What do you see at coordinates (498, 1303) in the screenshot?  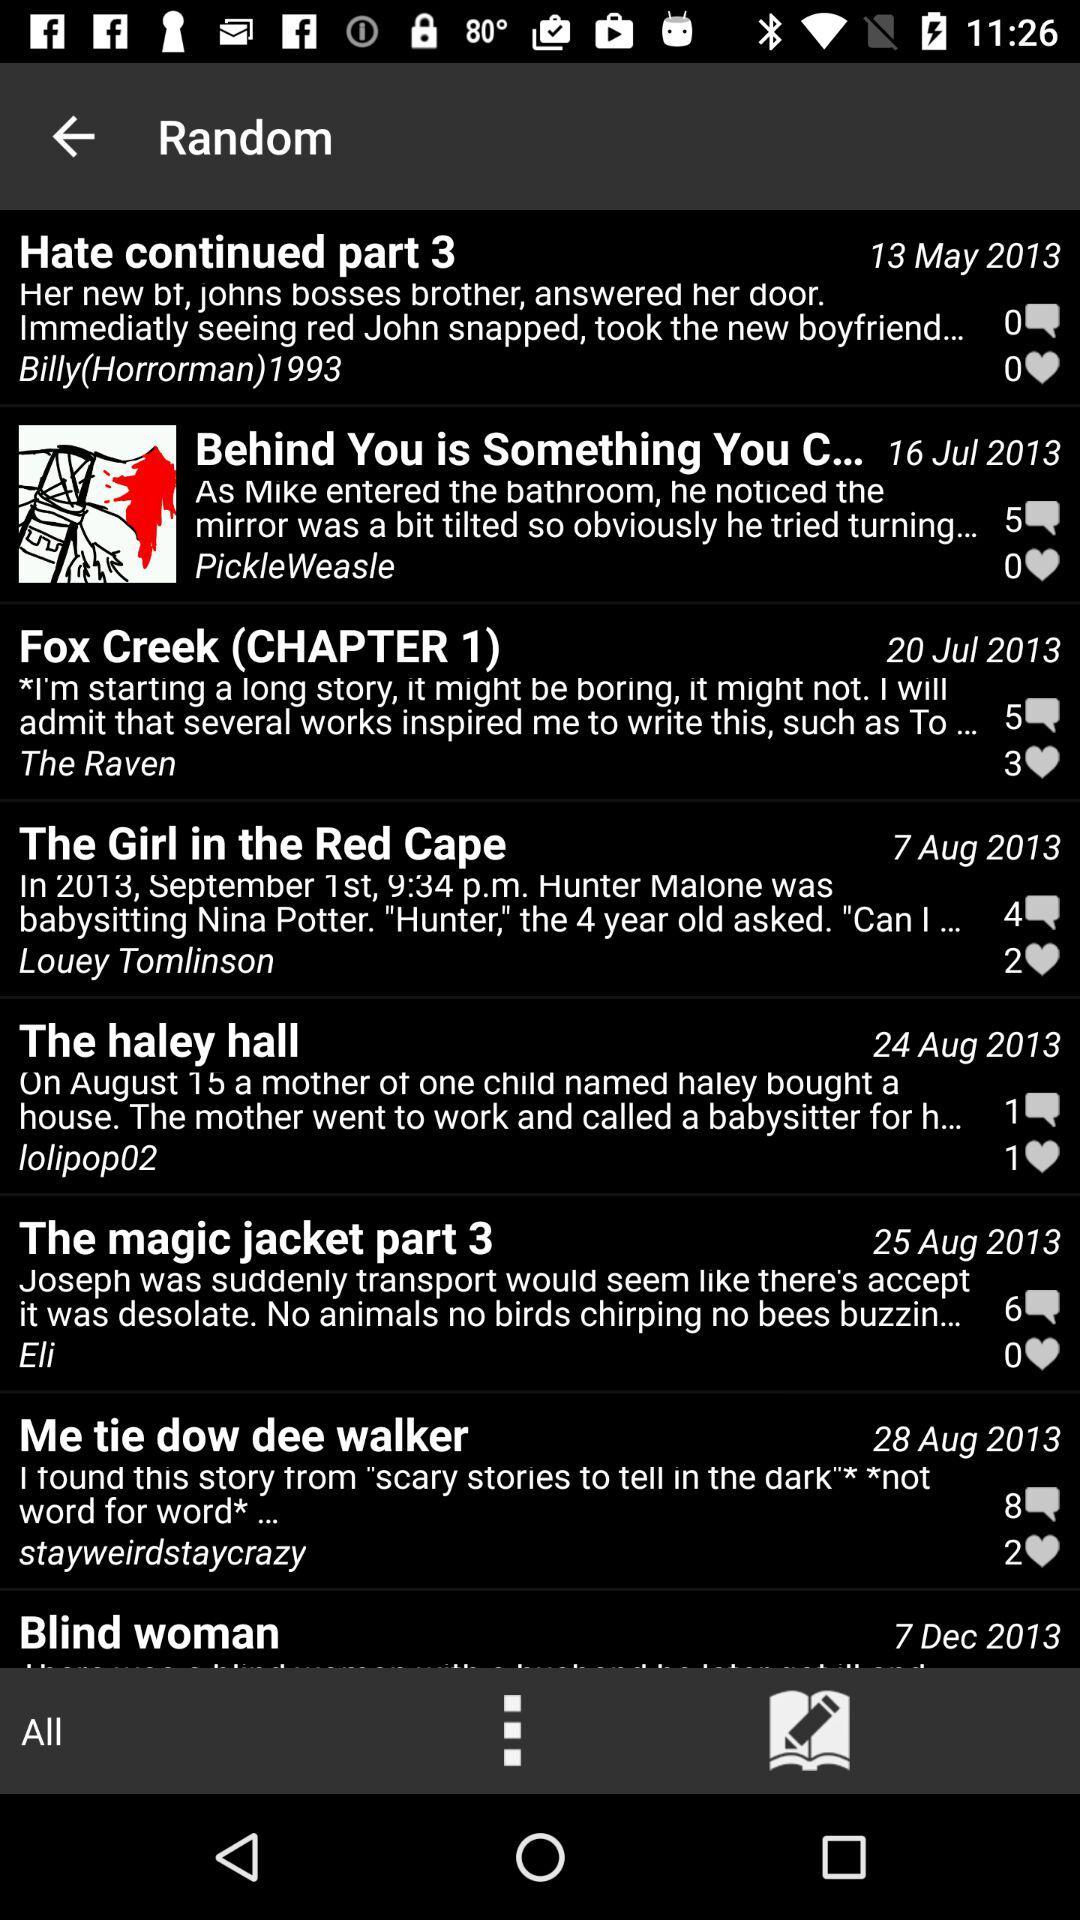 I see `icon below the the magic jacket item` at bounding box center [498, 1303].